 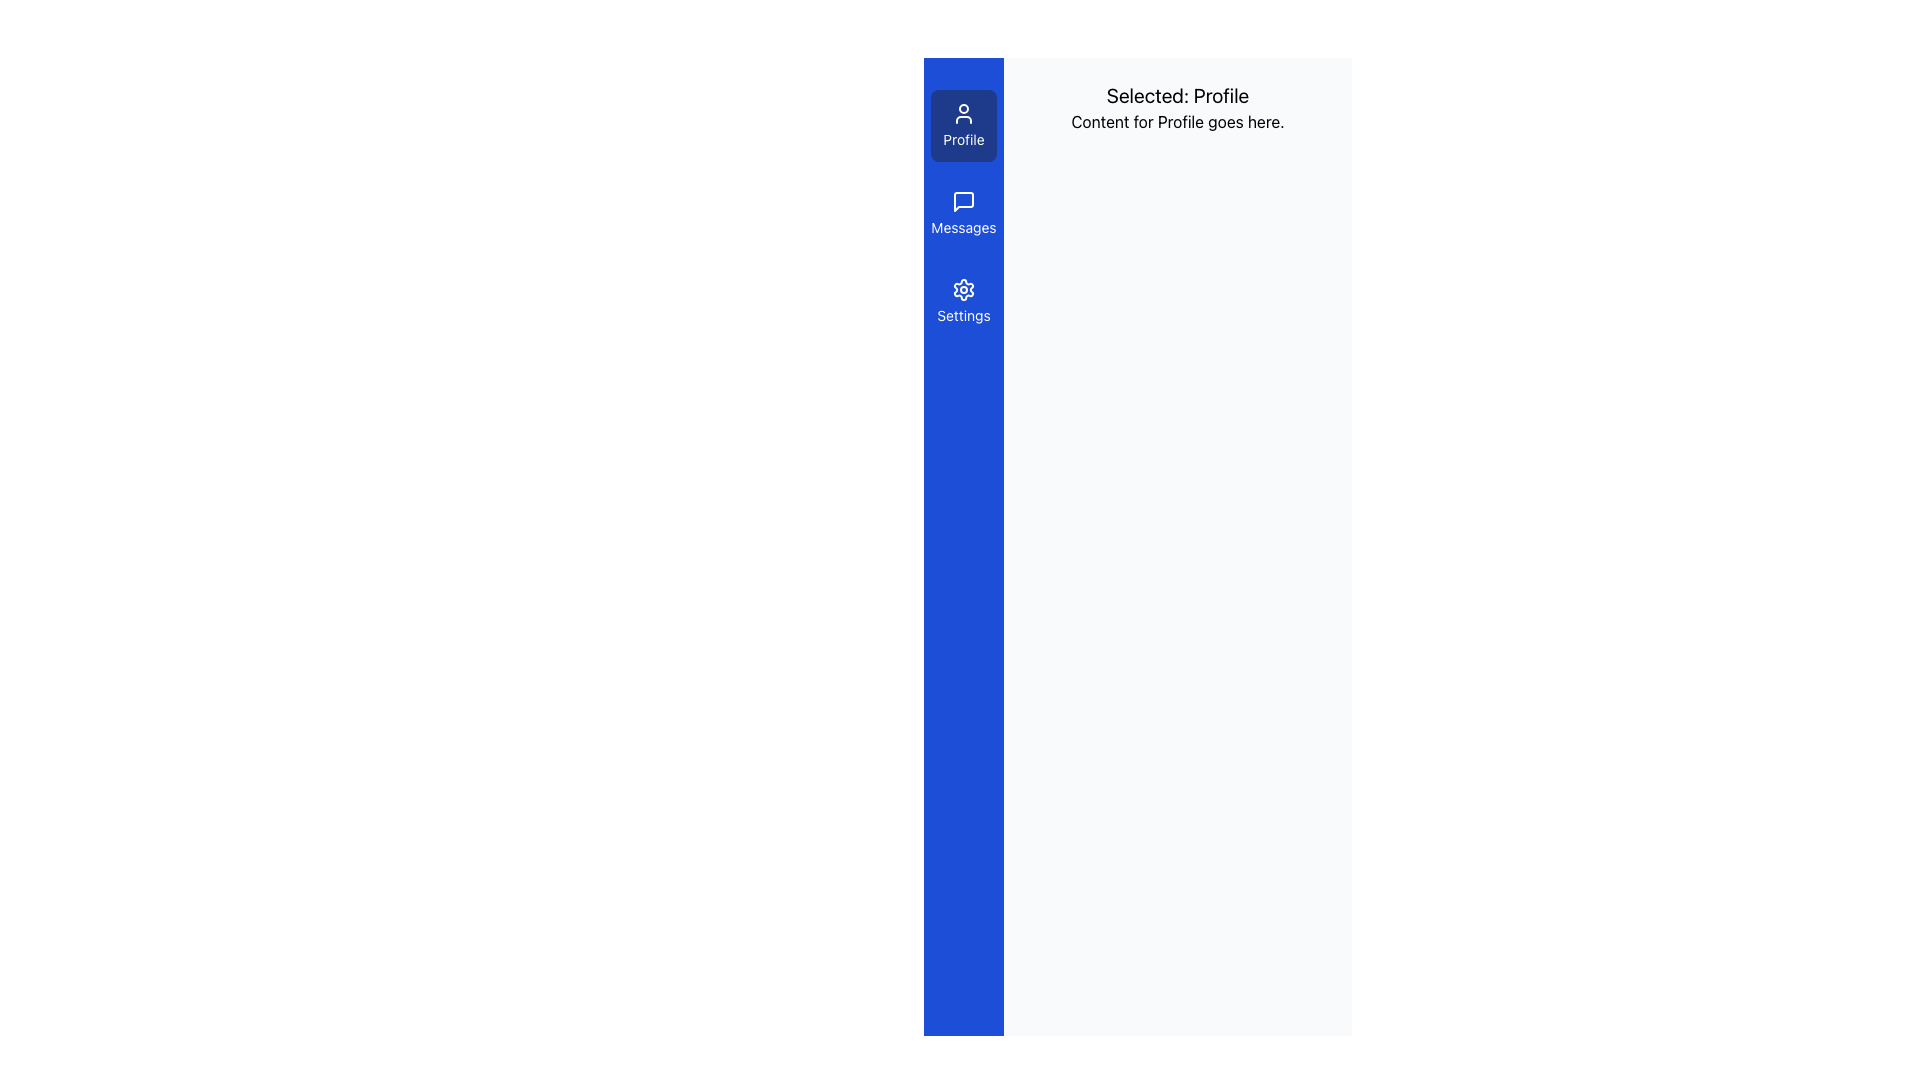 What do you see at coordinates (964, 201) in the screenshot?
I see `the speech bubble icon in the left sidebar` at bounding box center [964, 201].